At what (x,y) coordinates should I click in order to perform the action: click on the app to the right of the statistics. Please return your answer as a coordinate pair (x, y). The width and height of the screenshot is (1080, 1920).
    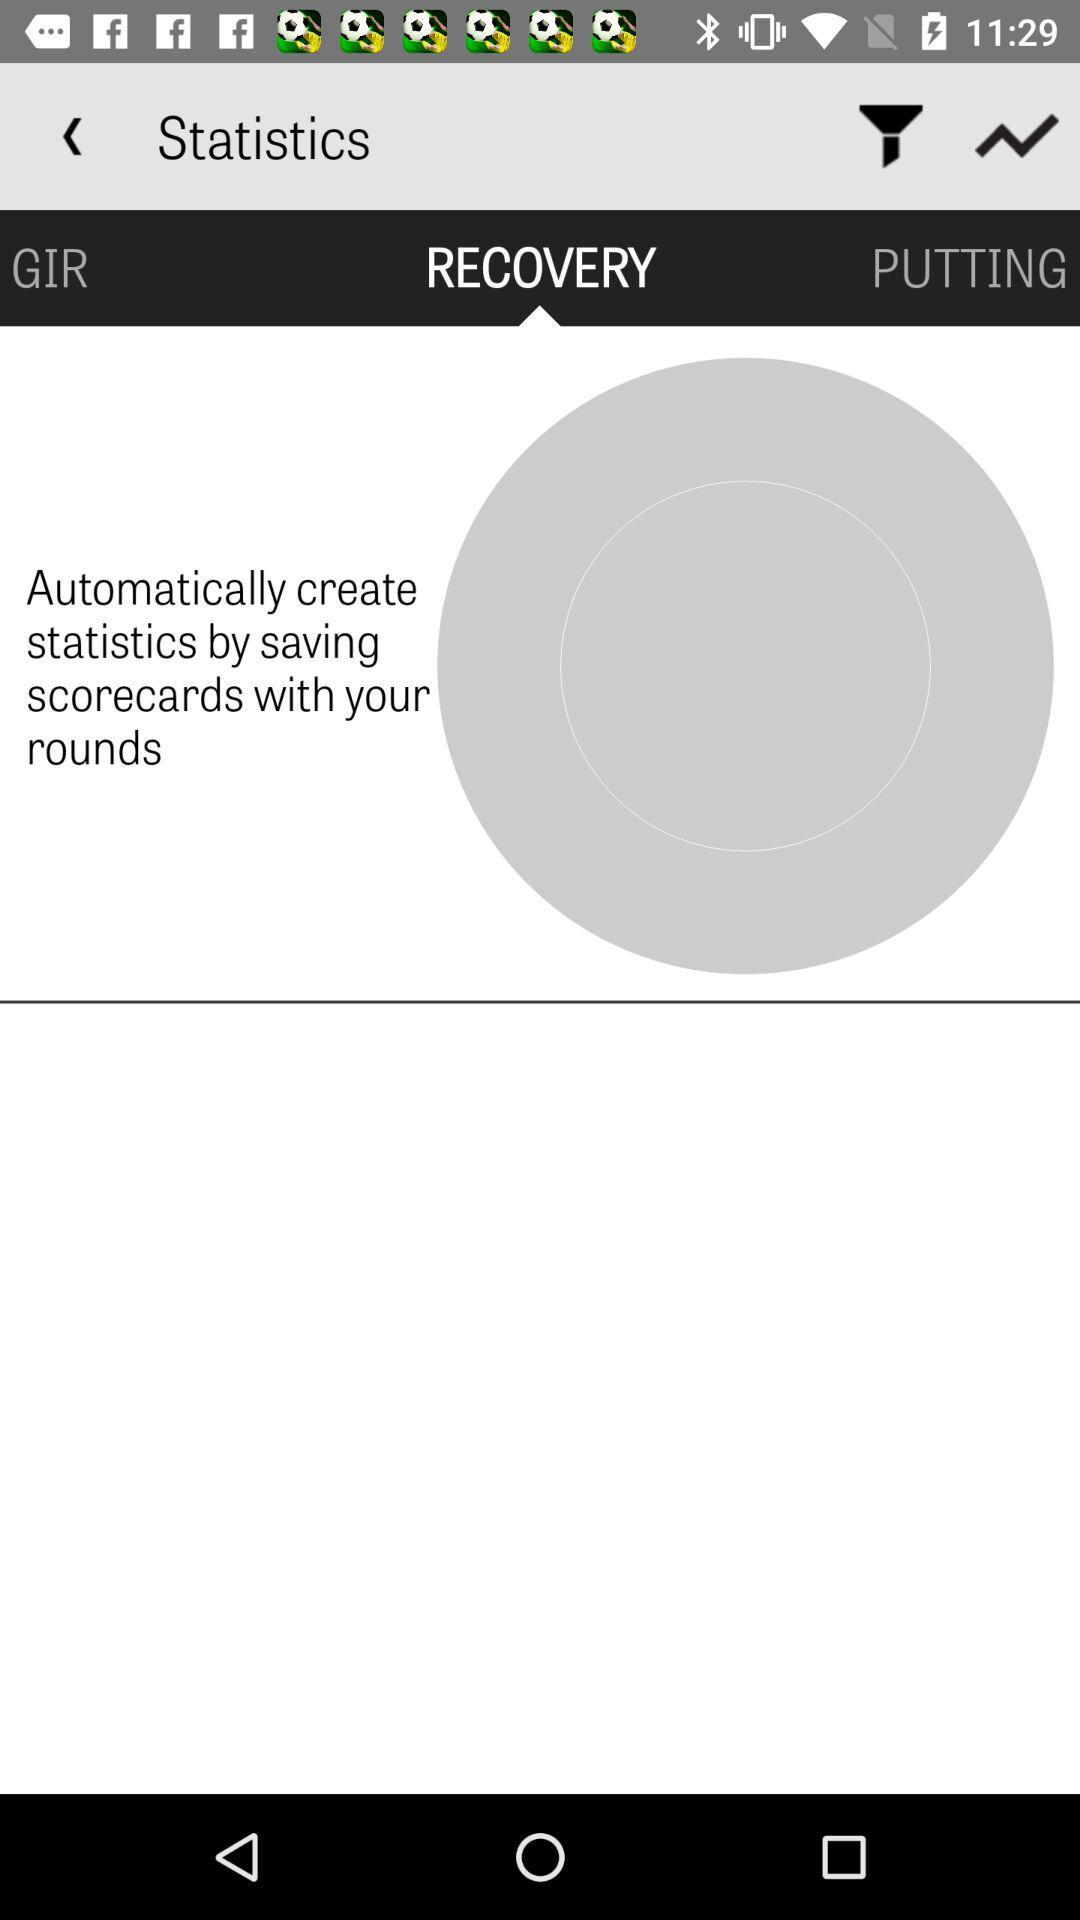
    Looking at the image, I should click on (890, 135).